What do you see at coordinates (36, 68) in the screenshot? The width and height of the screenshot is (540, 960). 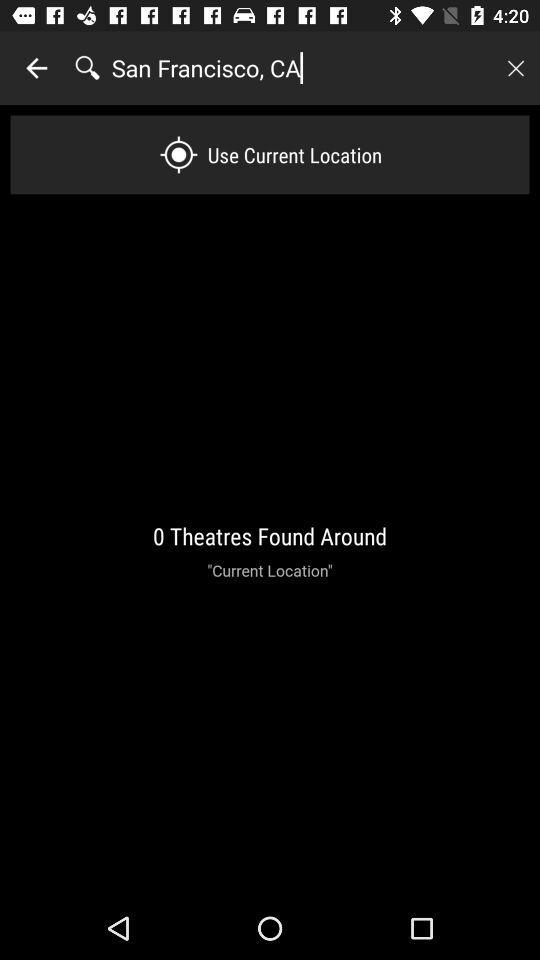 I see `the icon at the top left corner` at bounding box center [36, 68].